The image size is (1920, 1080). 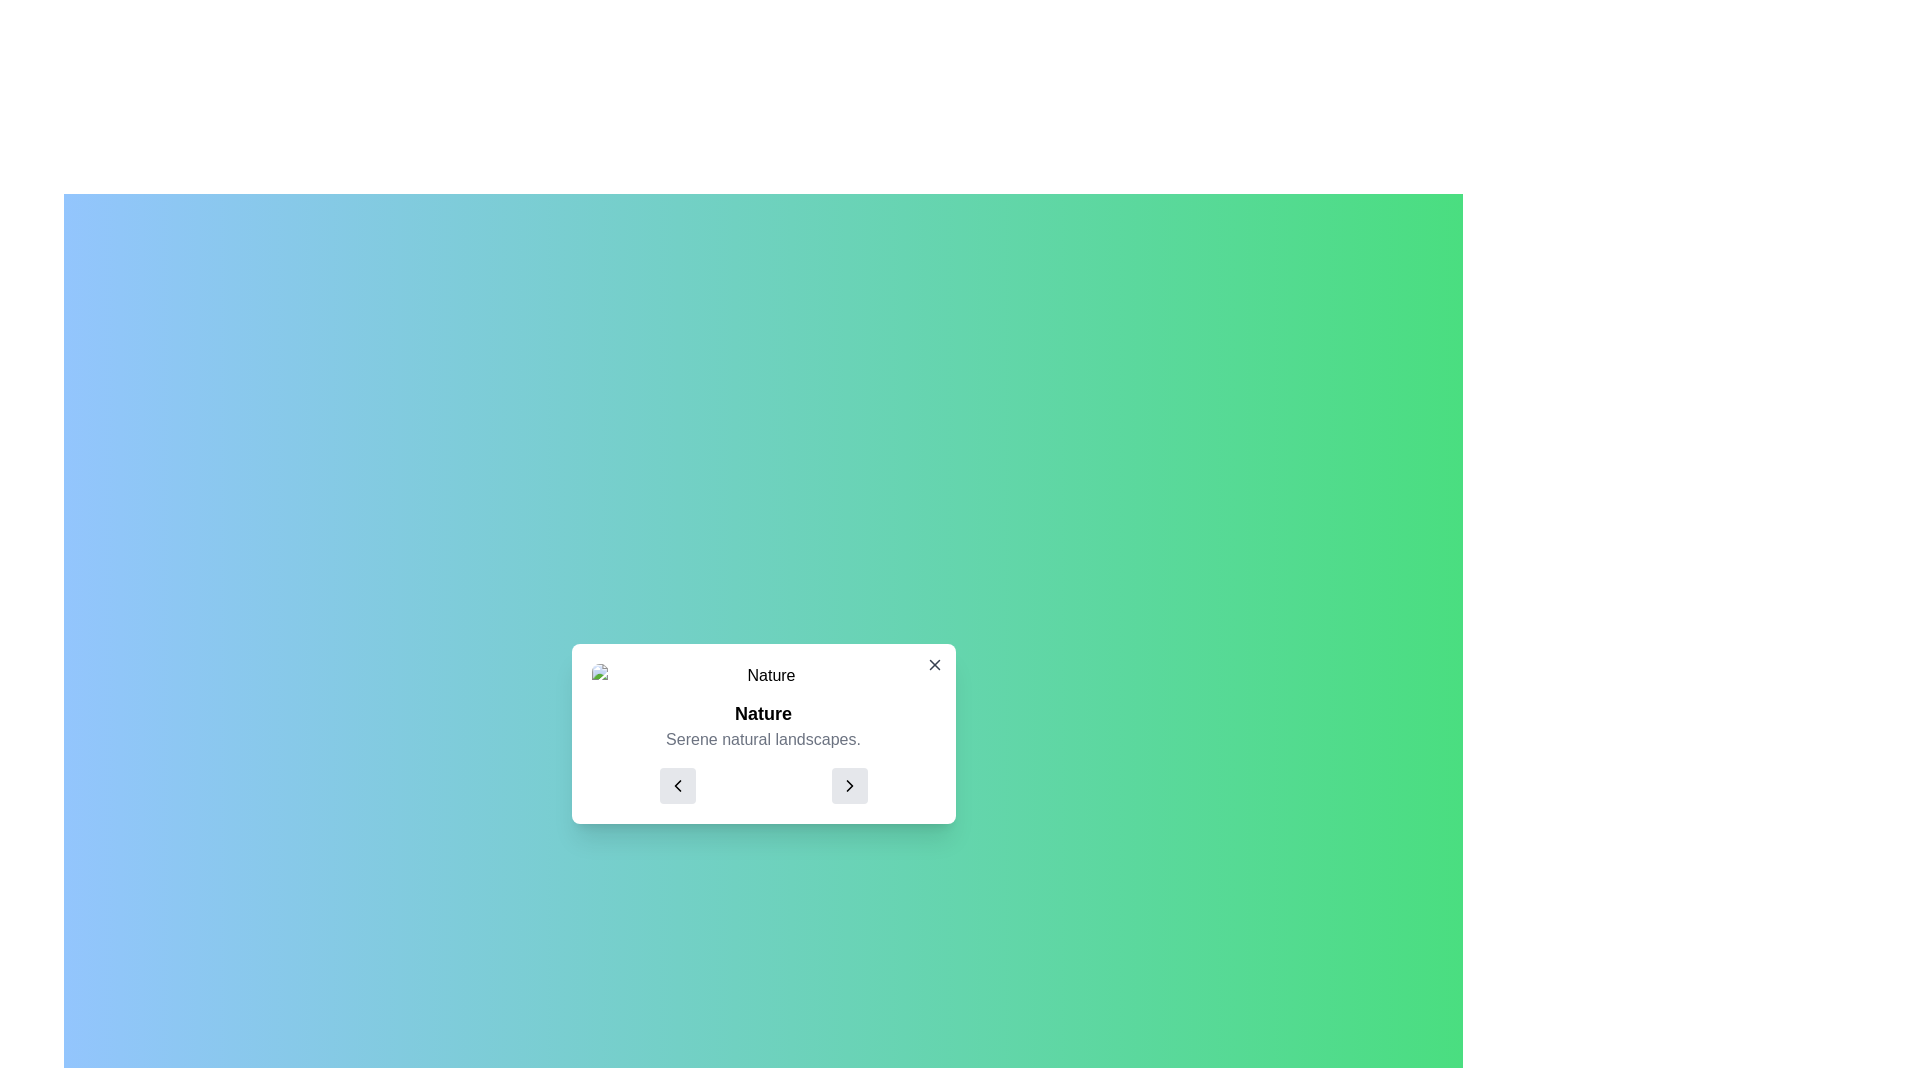 What do you see at coordinates (762, 740) in the screenshot?
I see `the static text element that provides additional context related to the title 'Nature', located below the title within a white, rounded box` at bounding box center [762, 740].